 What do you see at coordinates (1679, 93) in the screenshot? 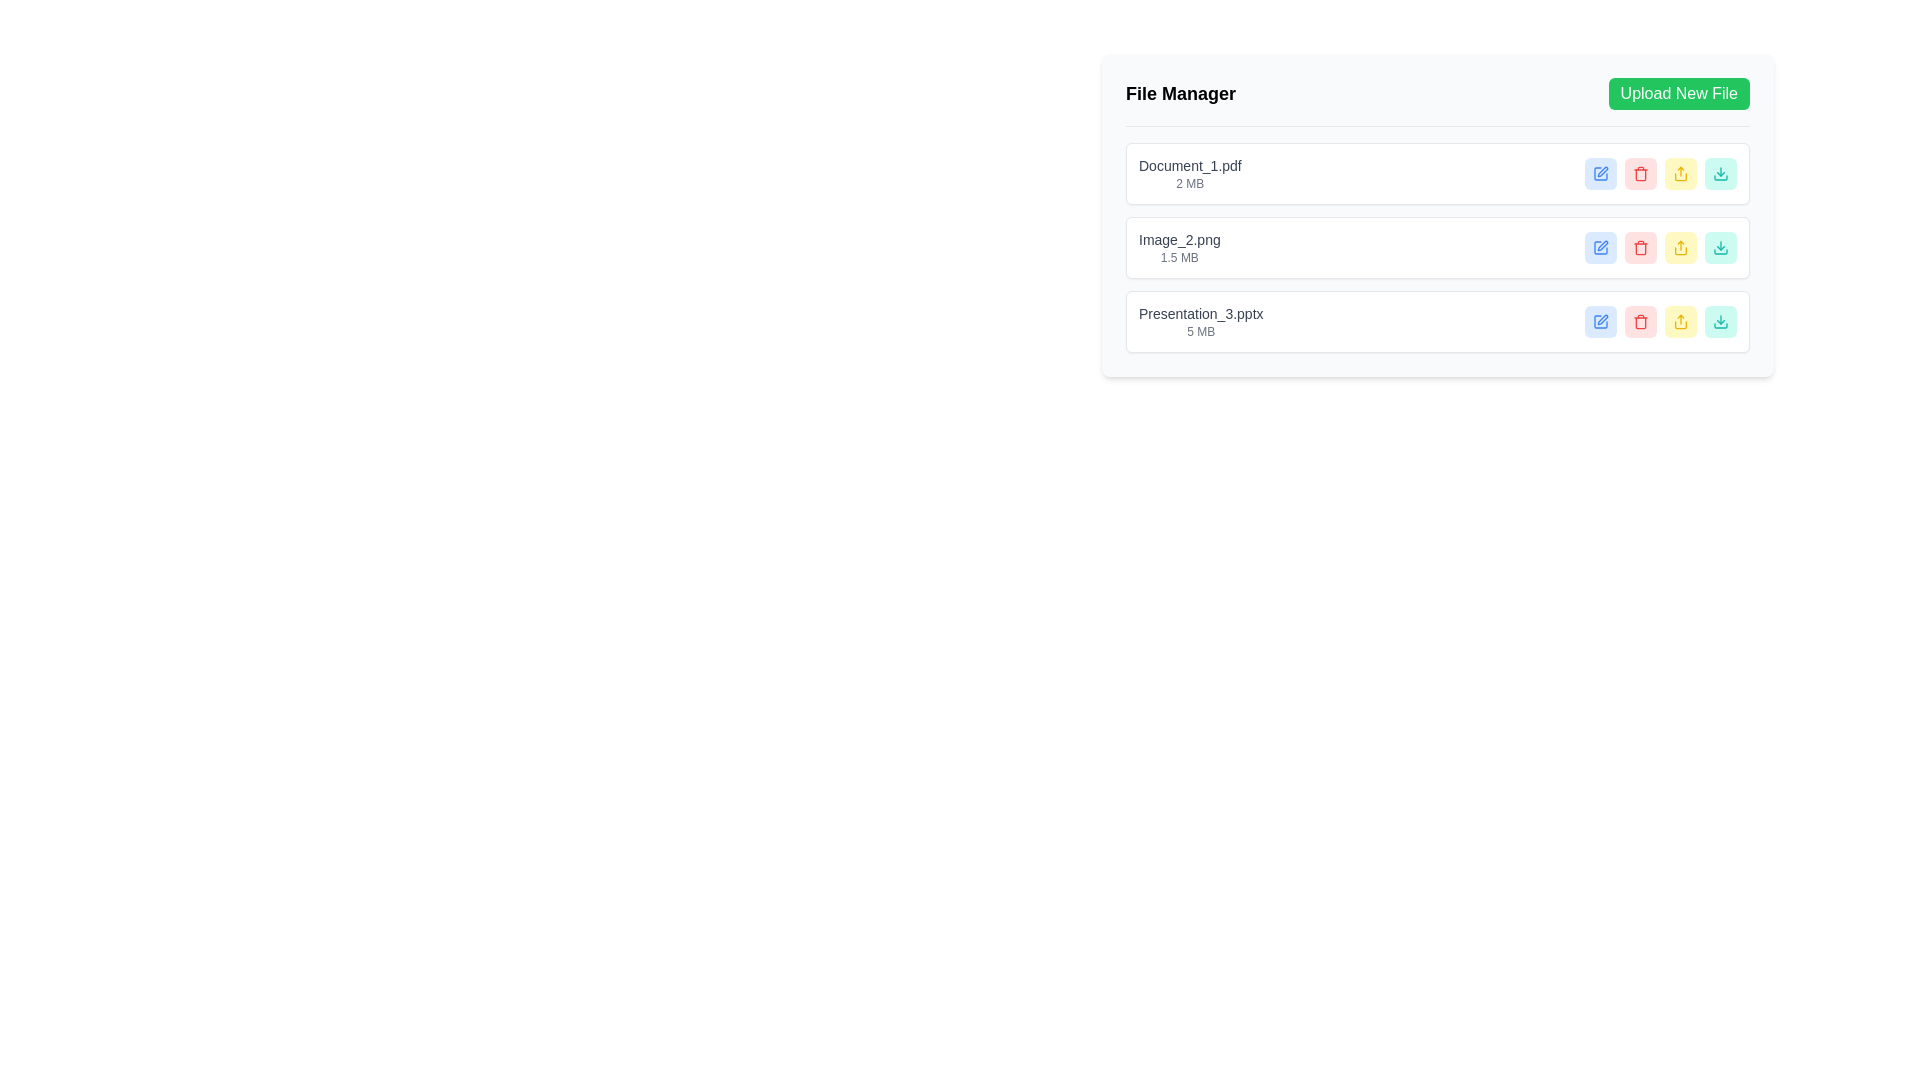
I see `the button located in the top right corner of the 'File Manager' section to change its background to a lighter green shade` at bounding box center [1679, 93].